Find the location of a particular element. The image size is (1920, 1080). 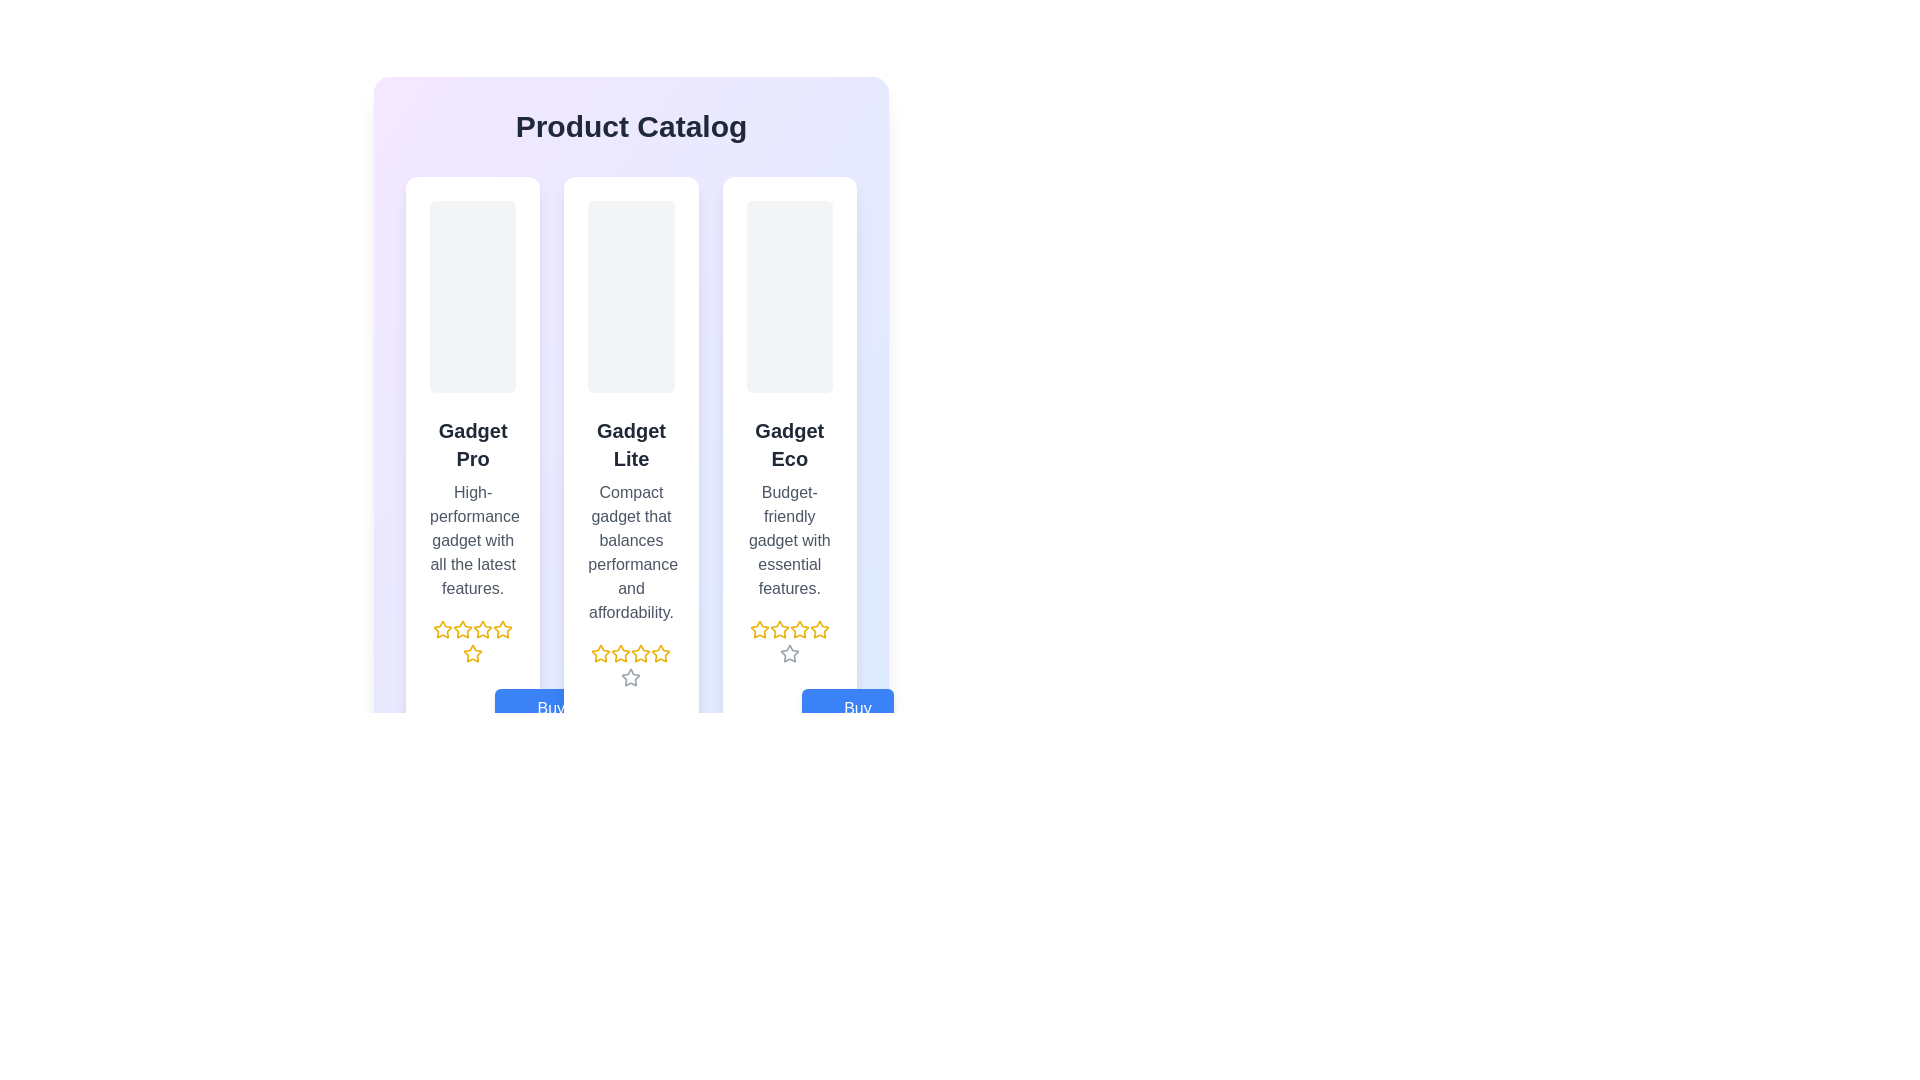

the fifth star in the rating system for the 'Gadget Eco' product is located at coordinates (819, 628).